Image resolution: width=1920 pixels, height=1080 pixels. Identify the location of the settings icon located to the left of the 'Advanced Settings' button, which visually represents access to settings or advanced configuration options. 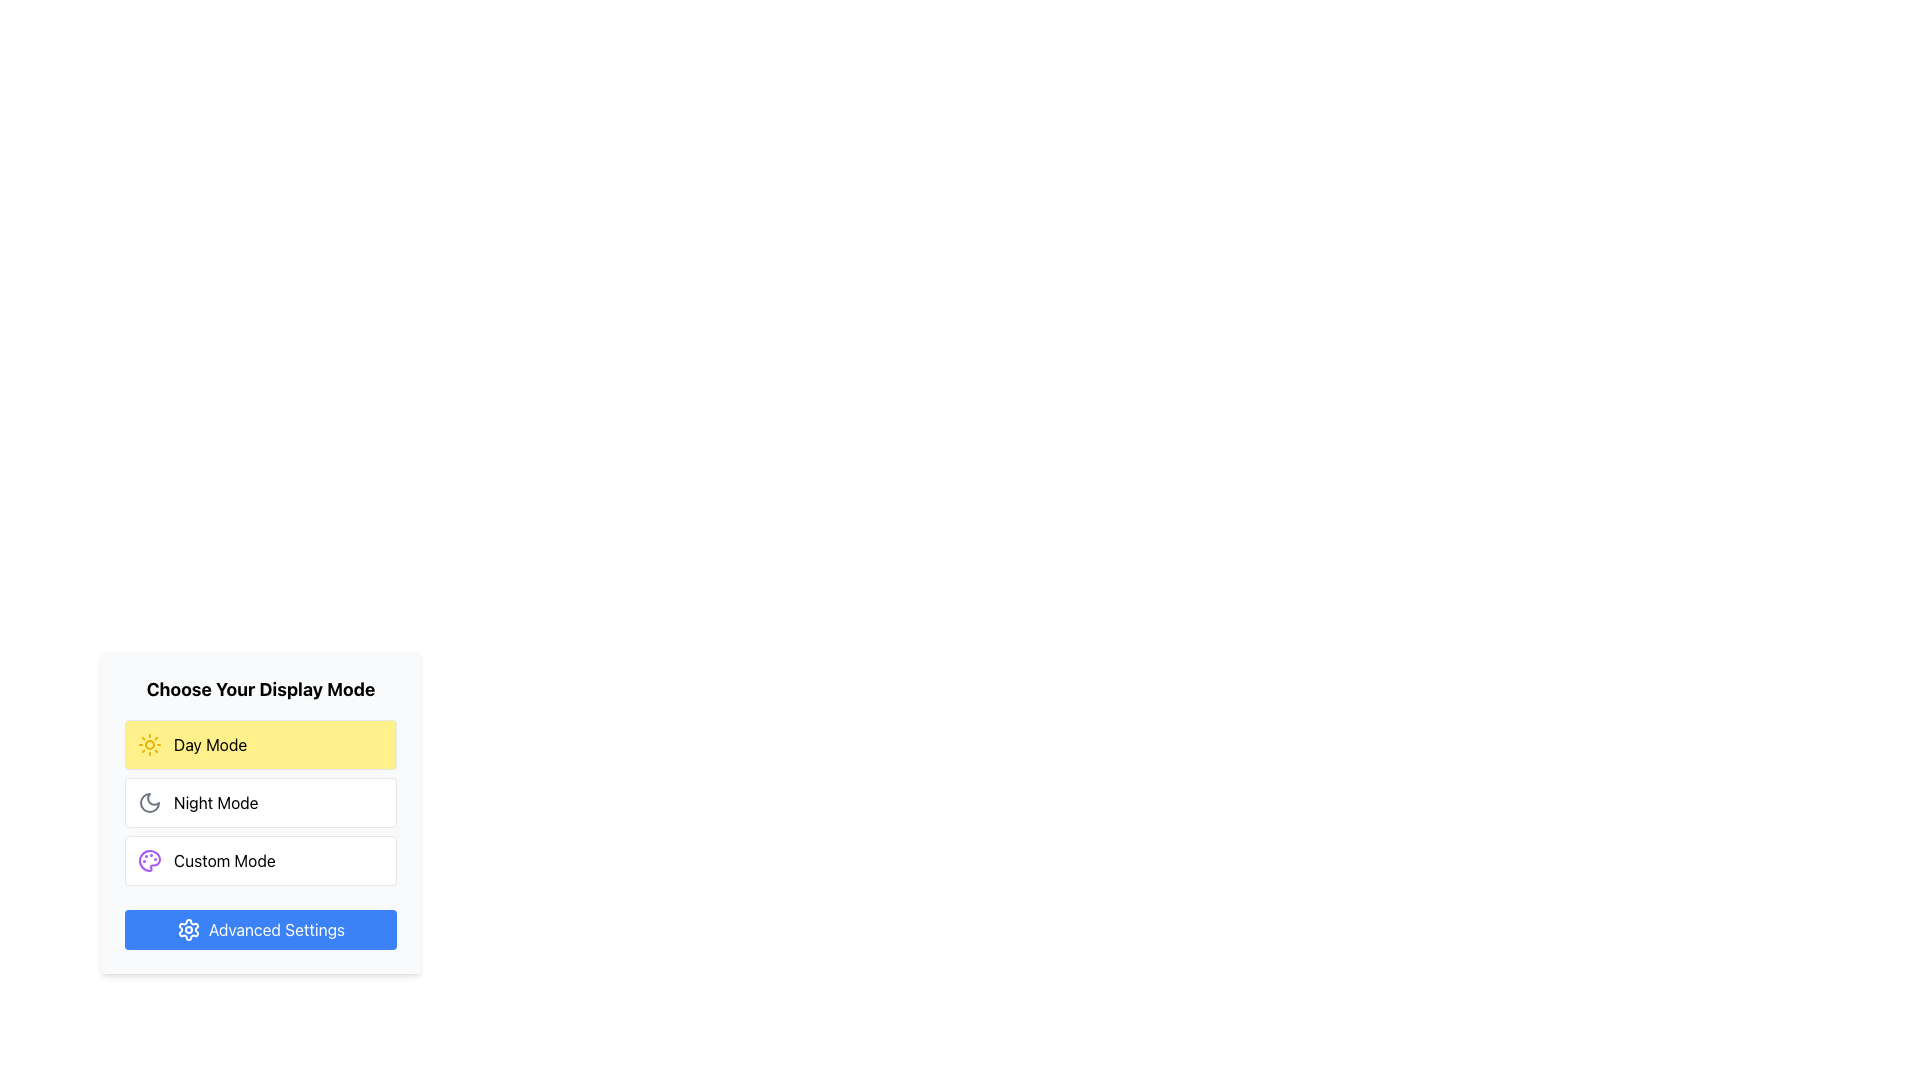
(188, 929).